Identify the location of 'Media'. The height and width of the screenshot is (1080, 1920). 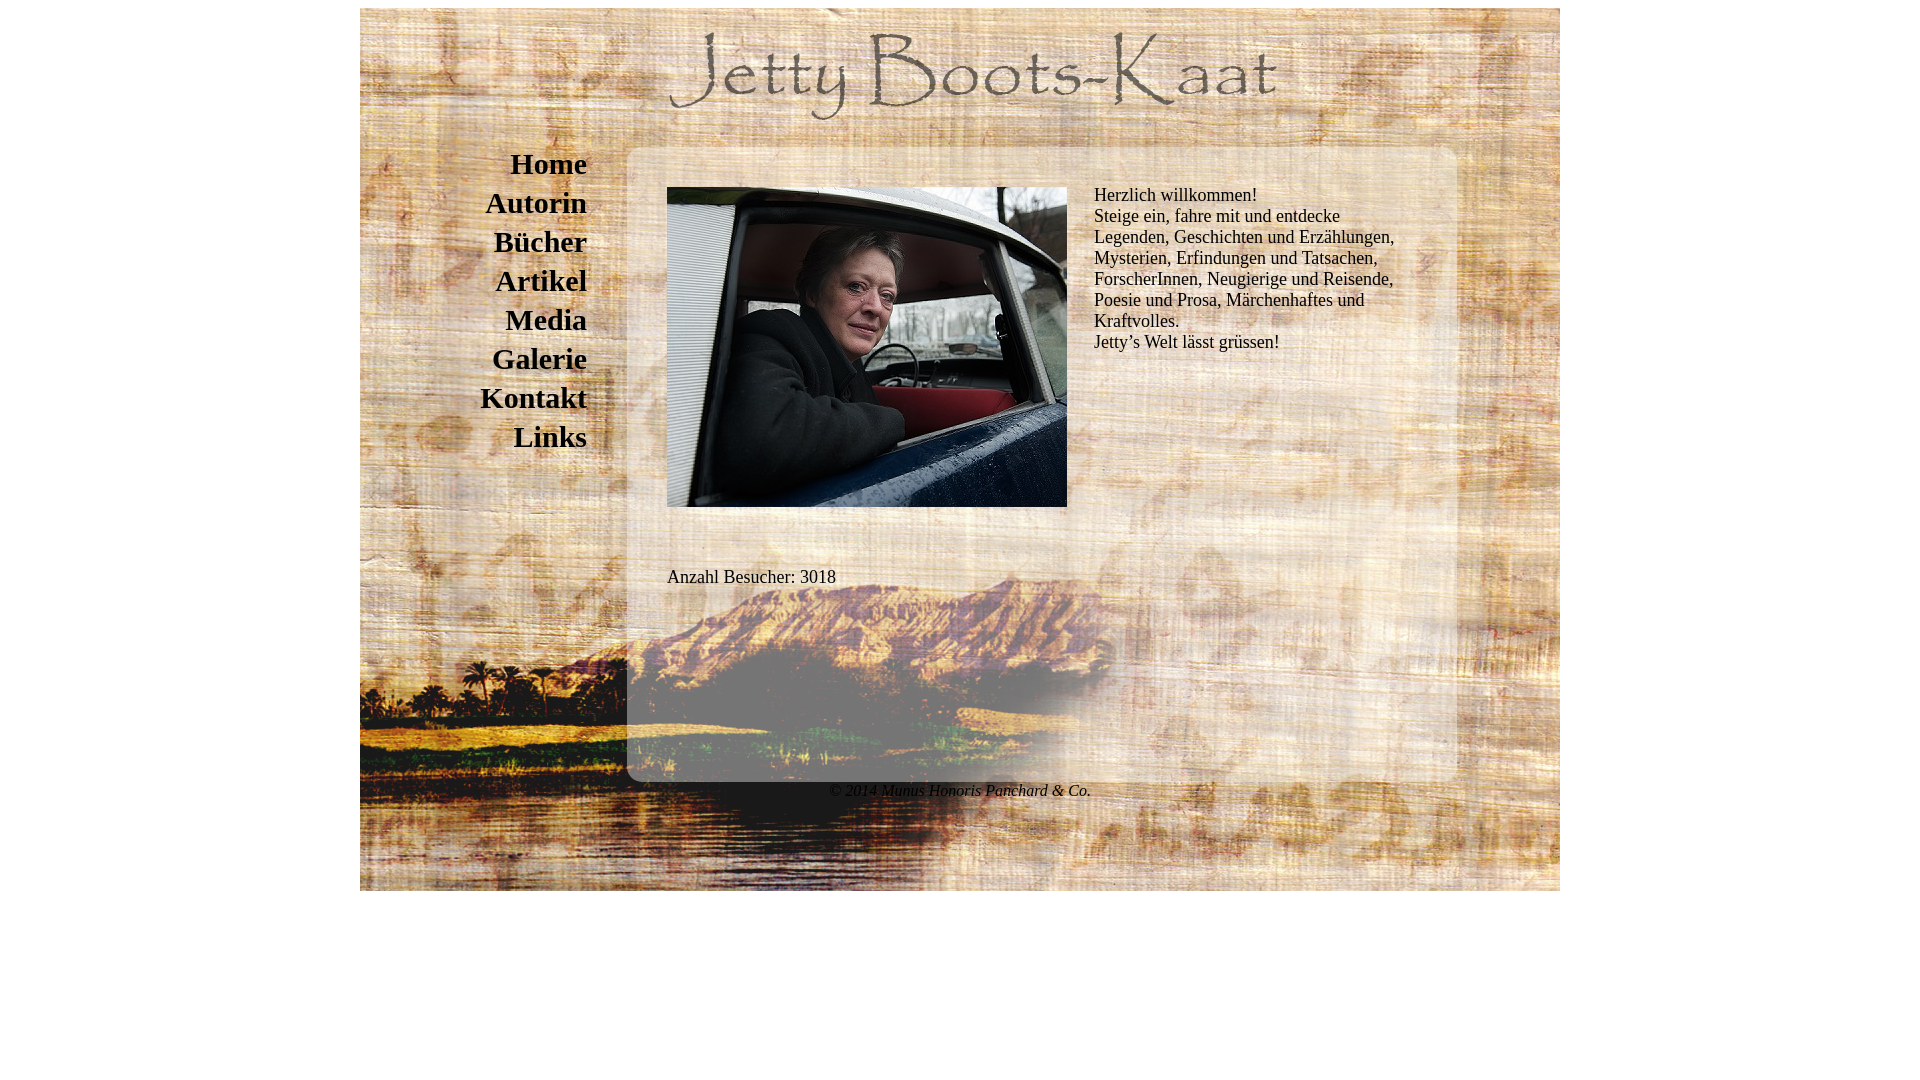
(546, 318).